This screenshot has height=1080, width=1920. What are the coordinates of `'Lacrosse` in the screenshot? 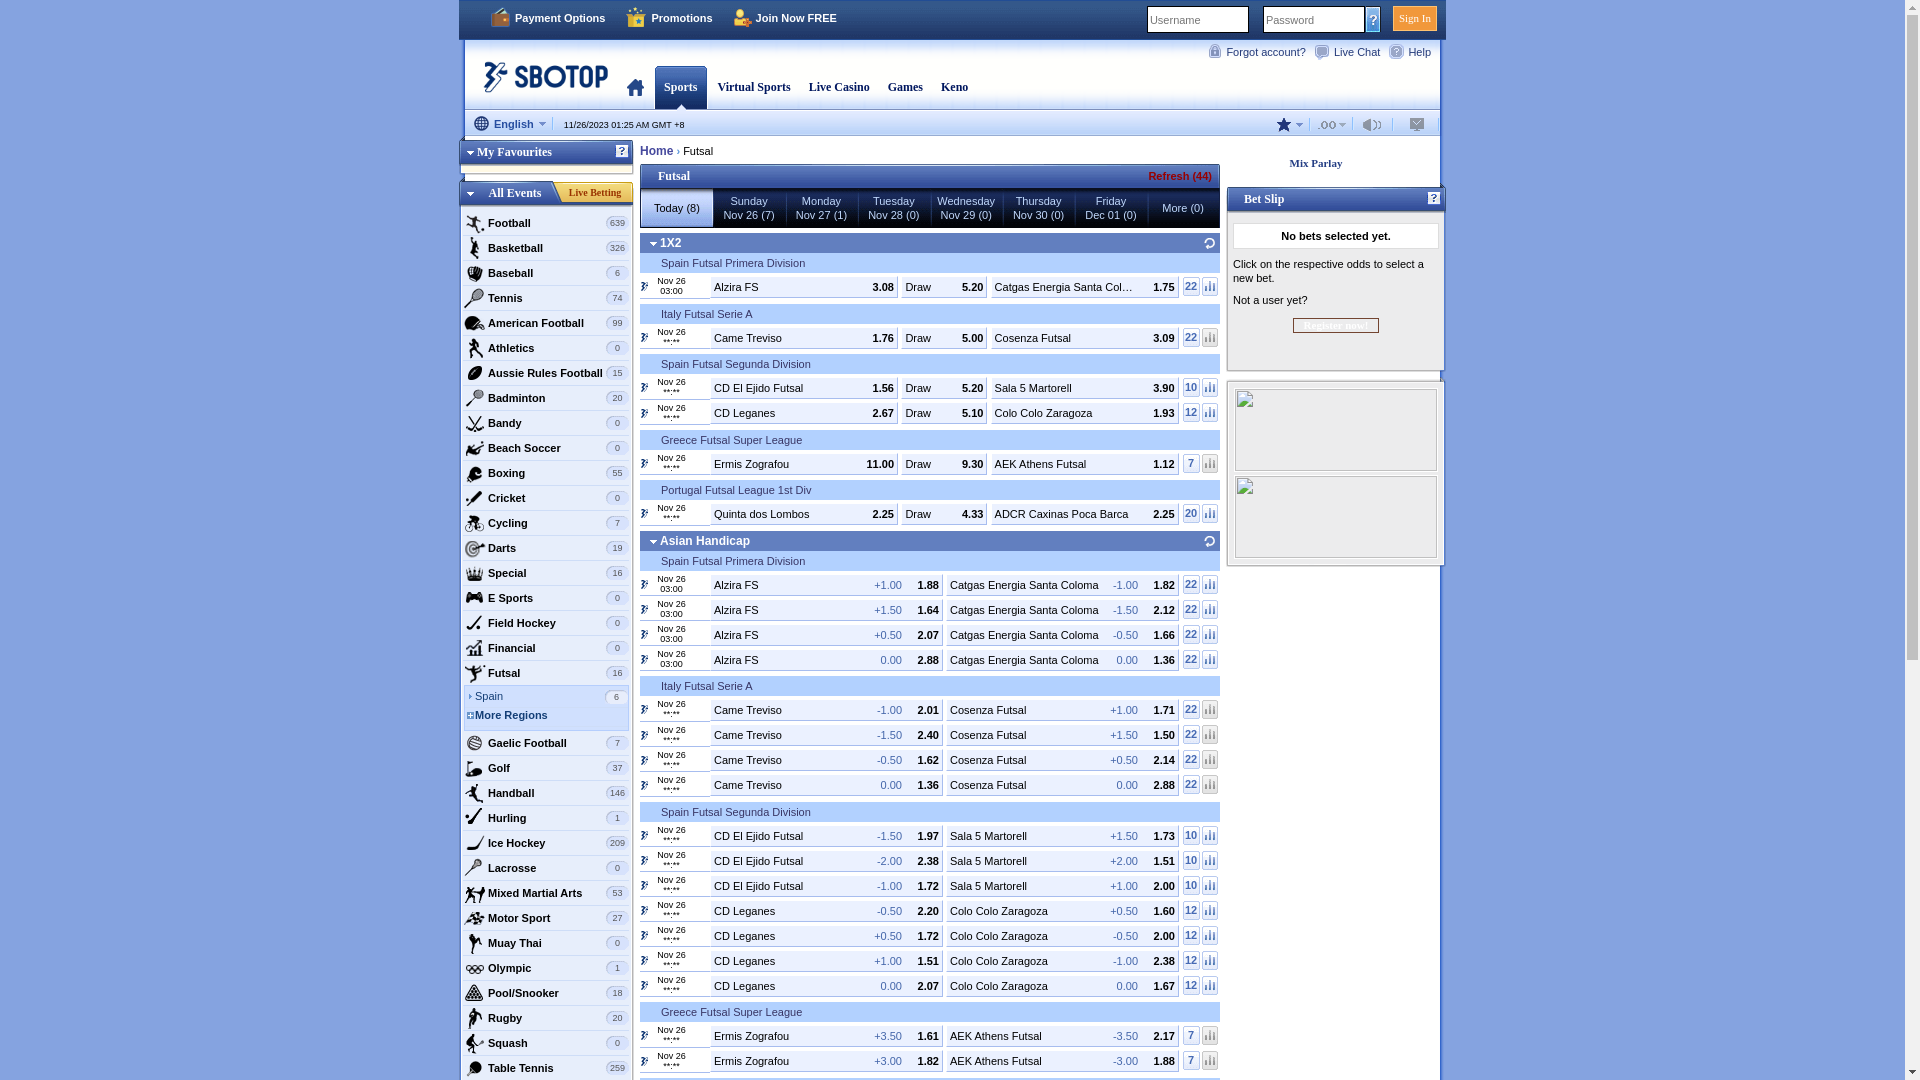 It's located at (546, 866).